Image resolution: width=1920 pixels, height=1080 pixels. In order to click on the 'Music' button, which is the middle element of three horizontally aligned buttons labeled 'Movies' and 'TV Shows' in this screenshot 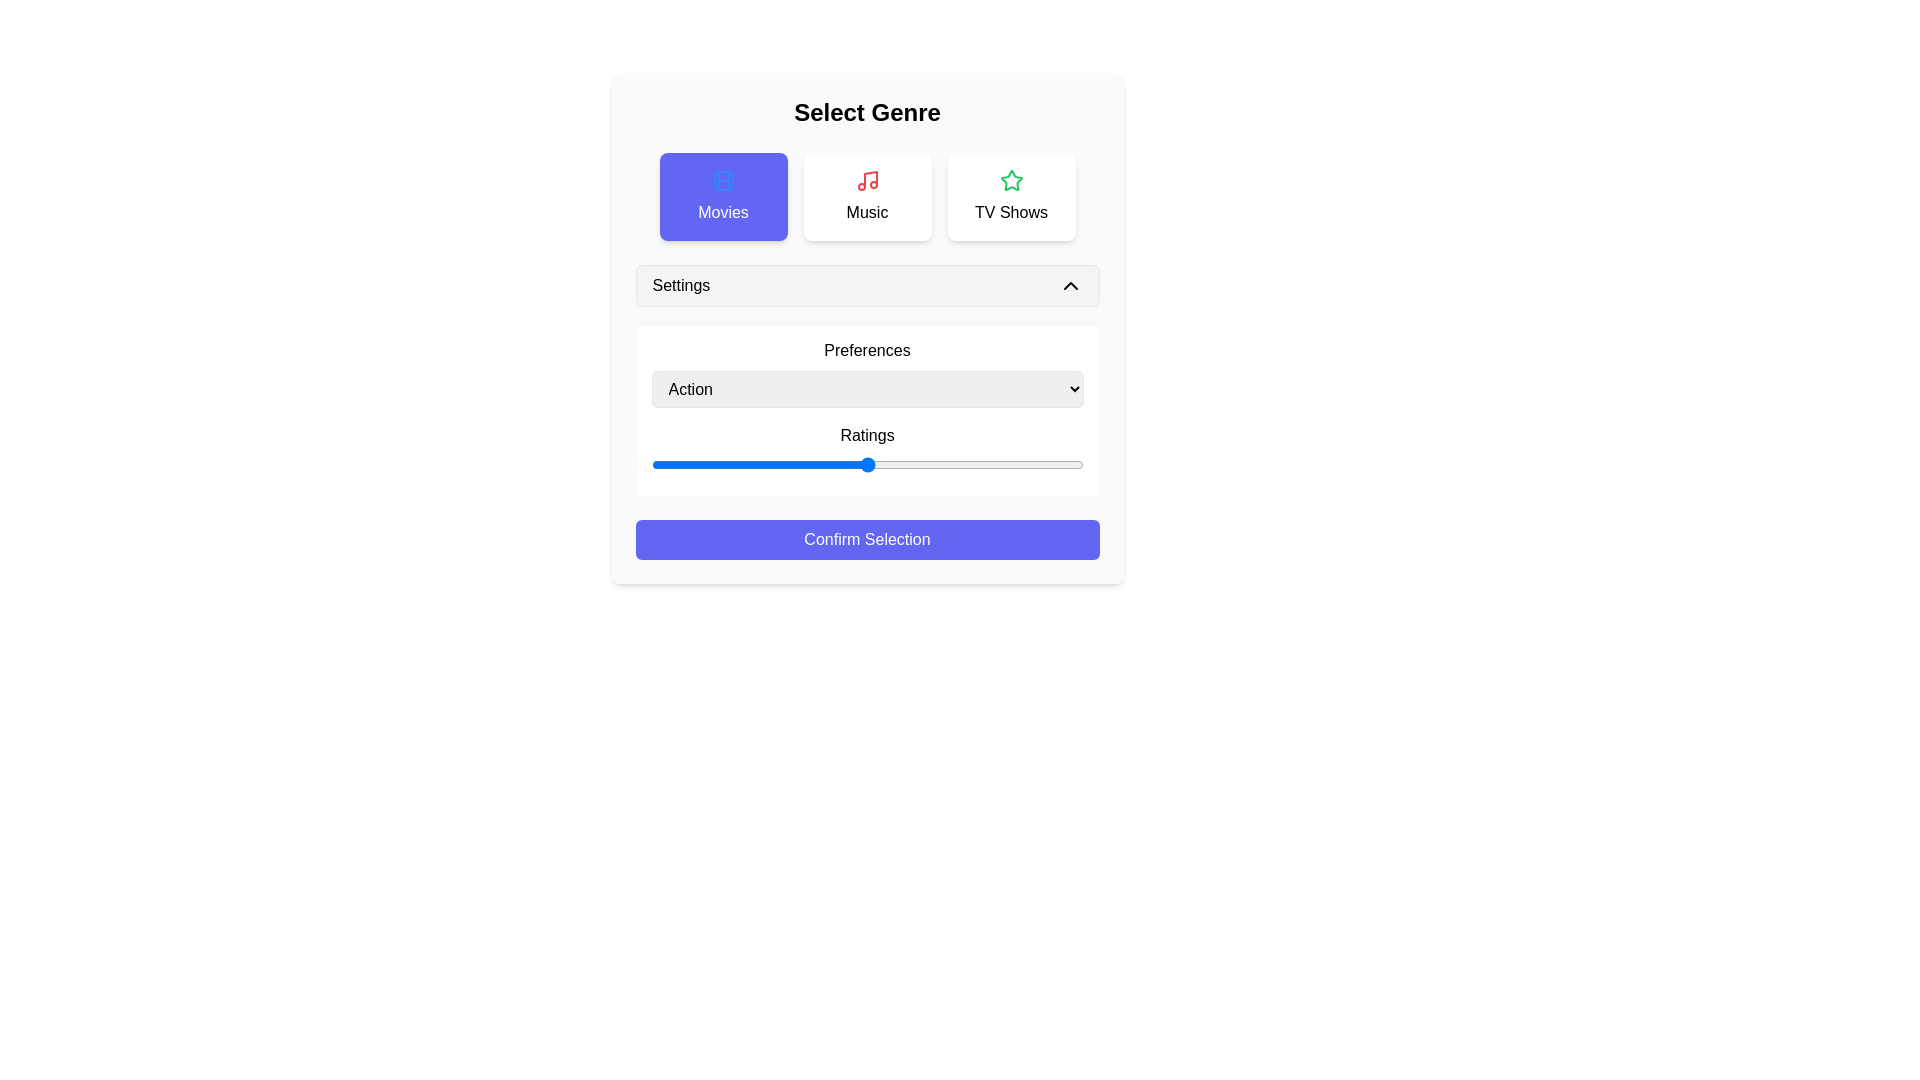, I will do `click(867, 196)`.